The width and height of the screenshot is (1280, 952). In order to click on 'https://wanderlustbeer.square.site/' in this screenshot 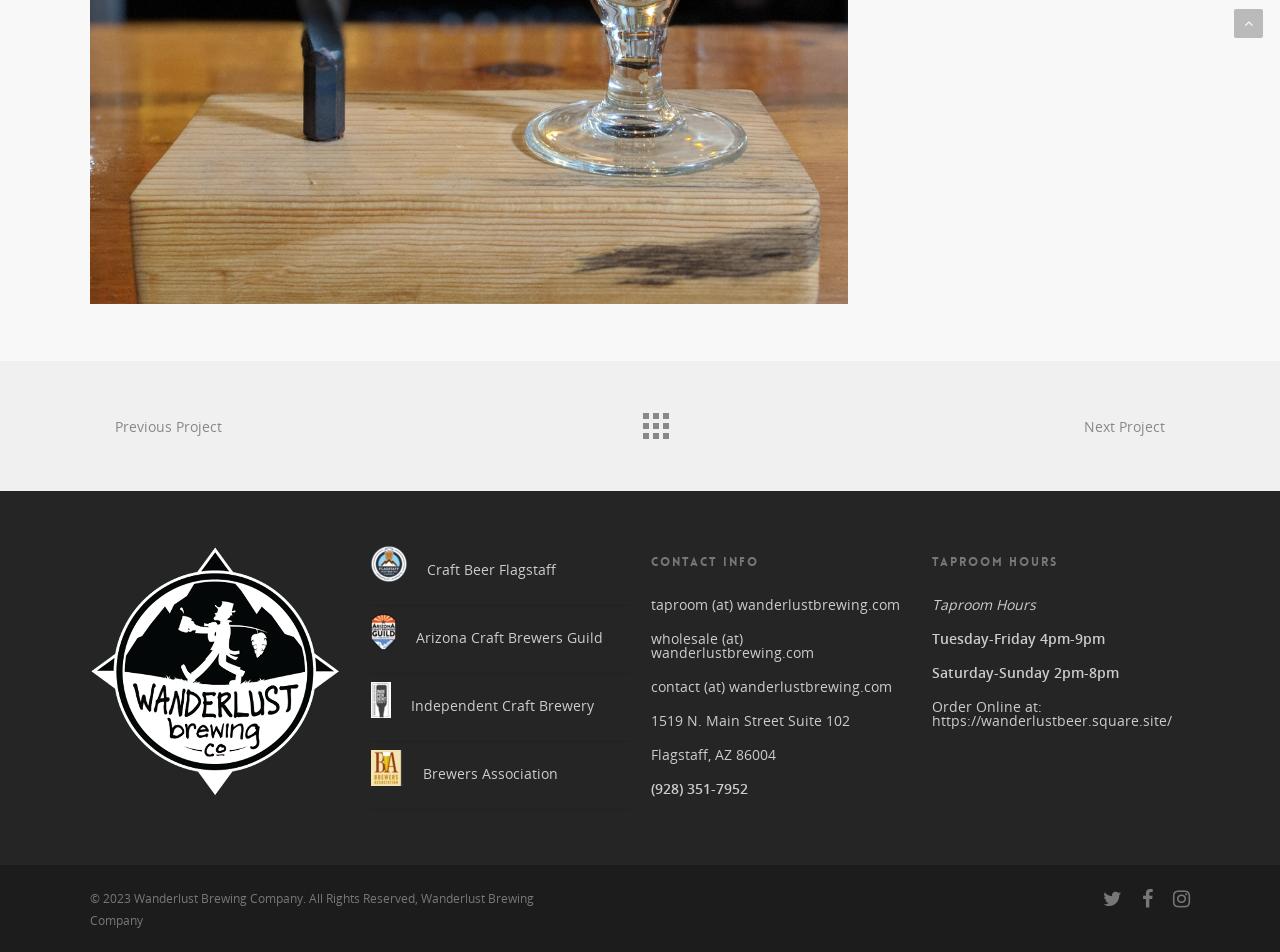, I will do `click(1050, 712)`.